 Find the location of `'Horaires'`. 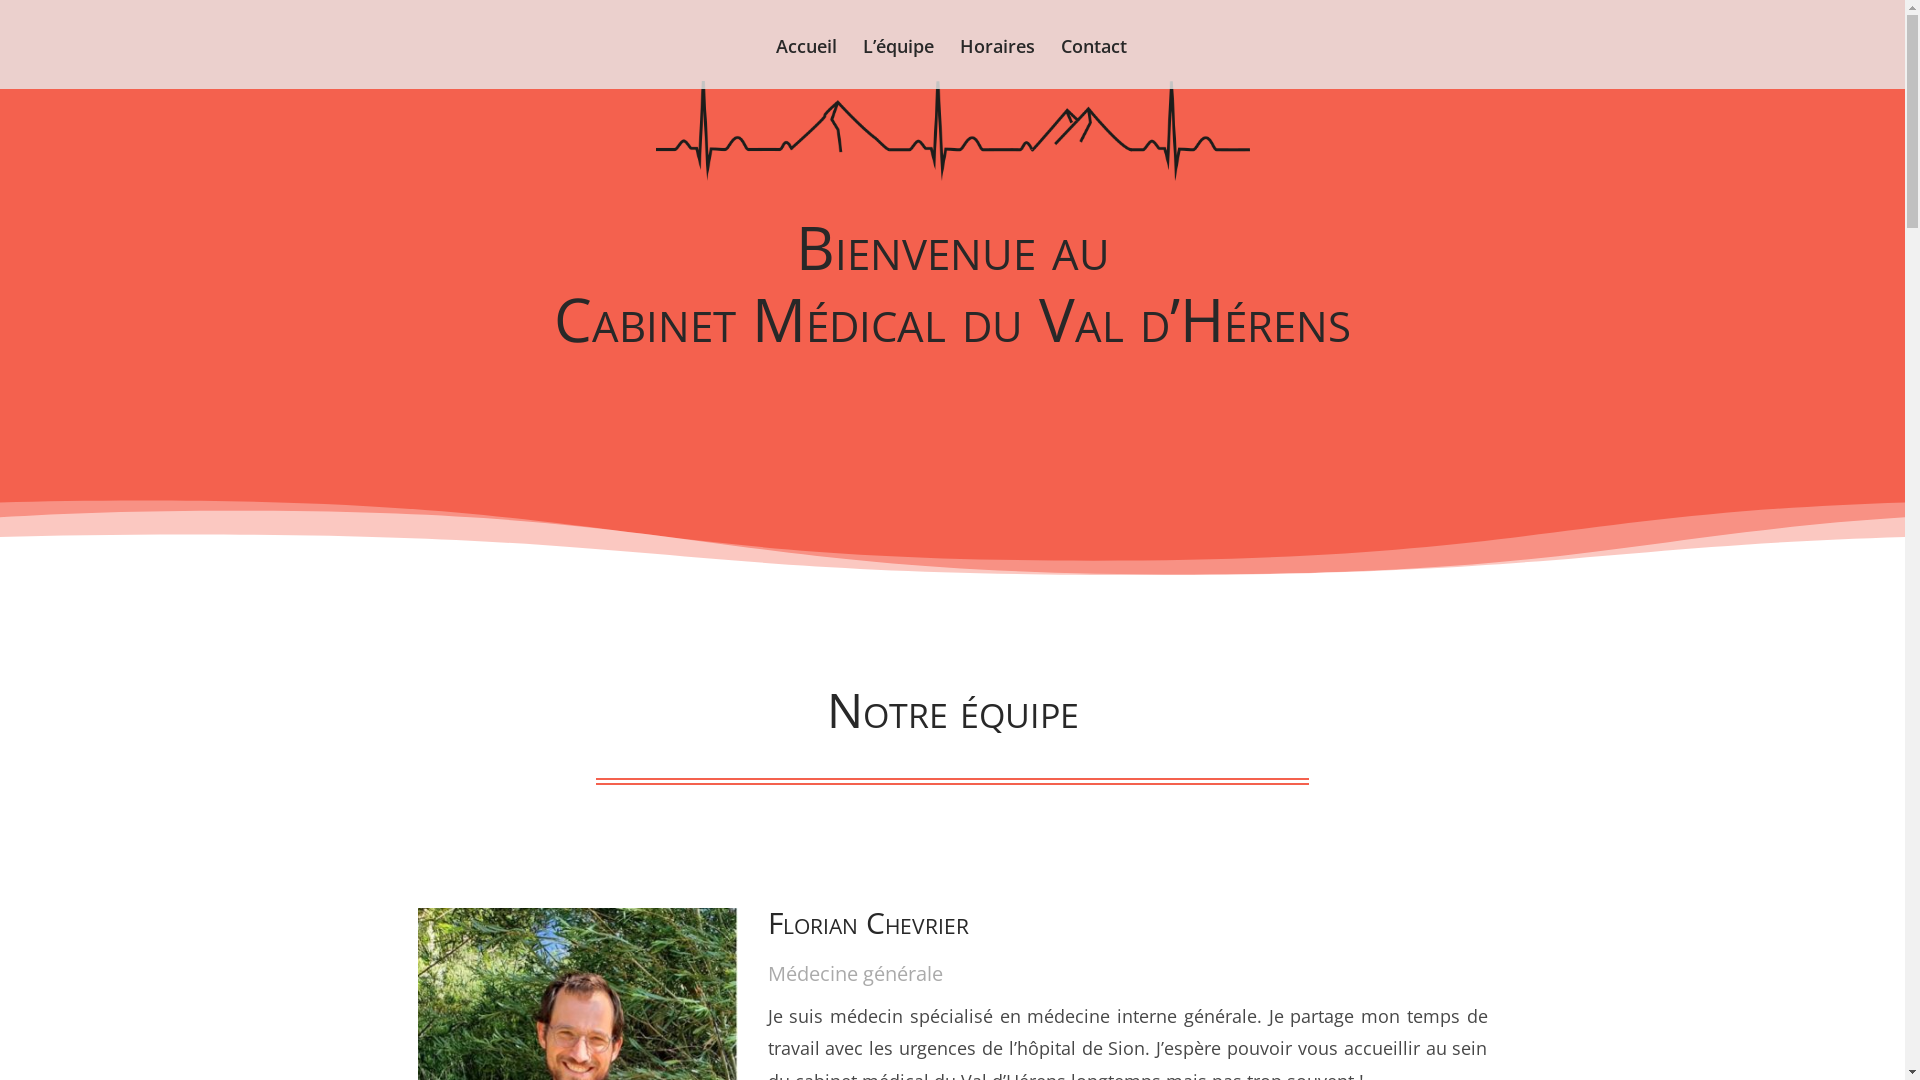

'Horaires' is located at coordinates (997, 63).